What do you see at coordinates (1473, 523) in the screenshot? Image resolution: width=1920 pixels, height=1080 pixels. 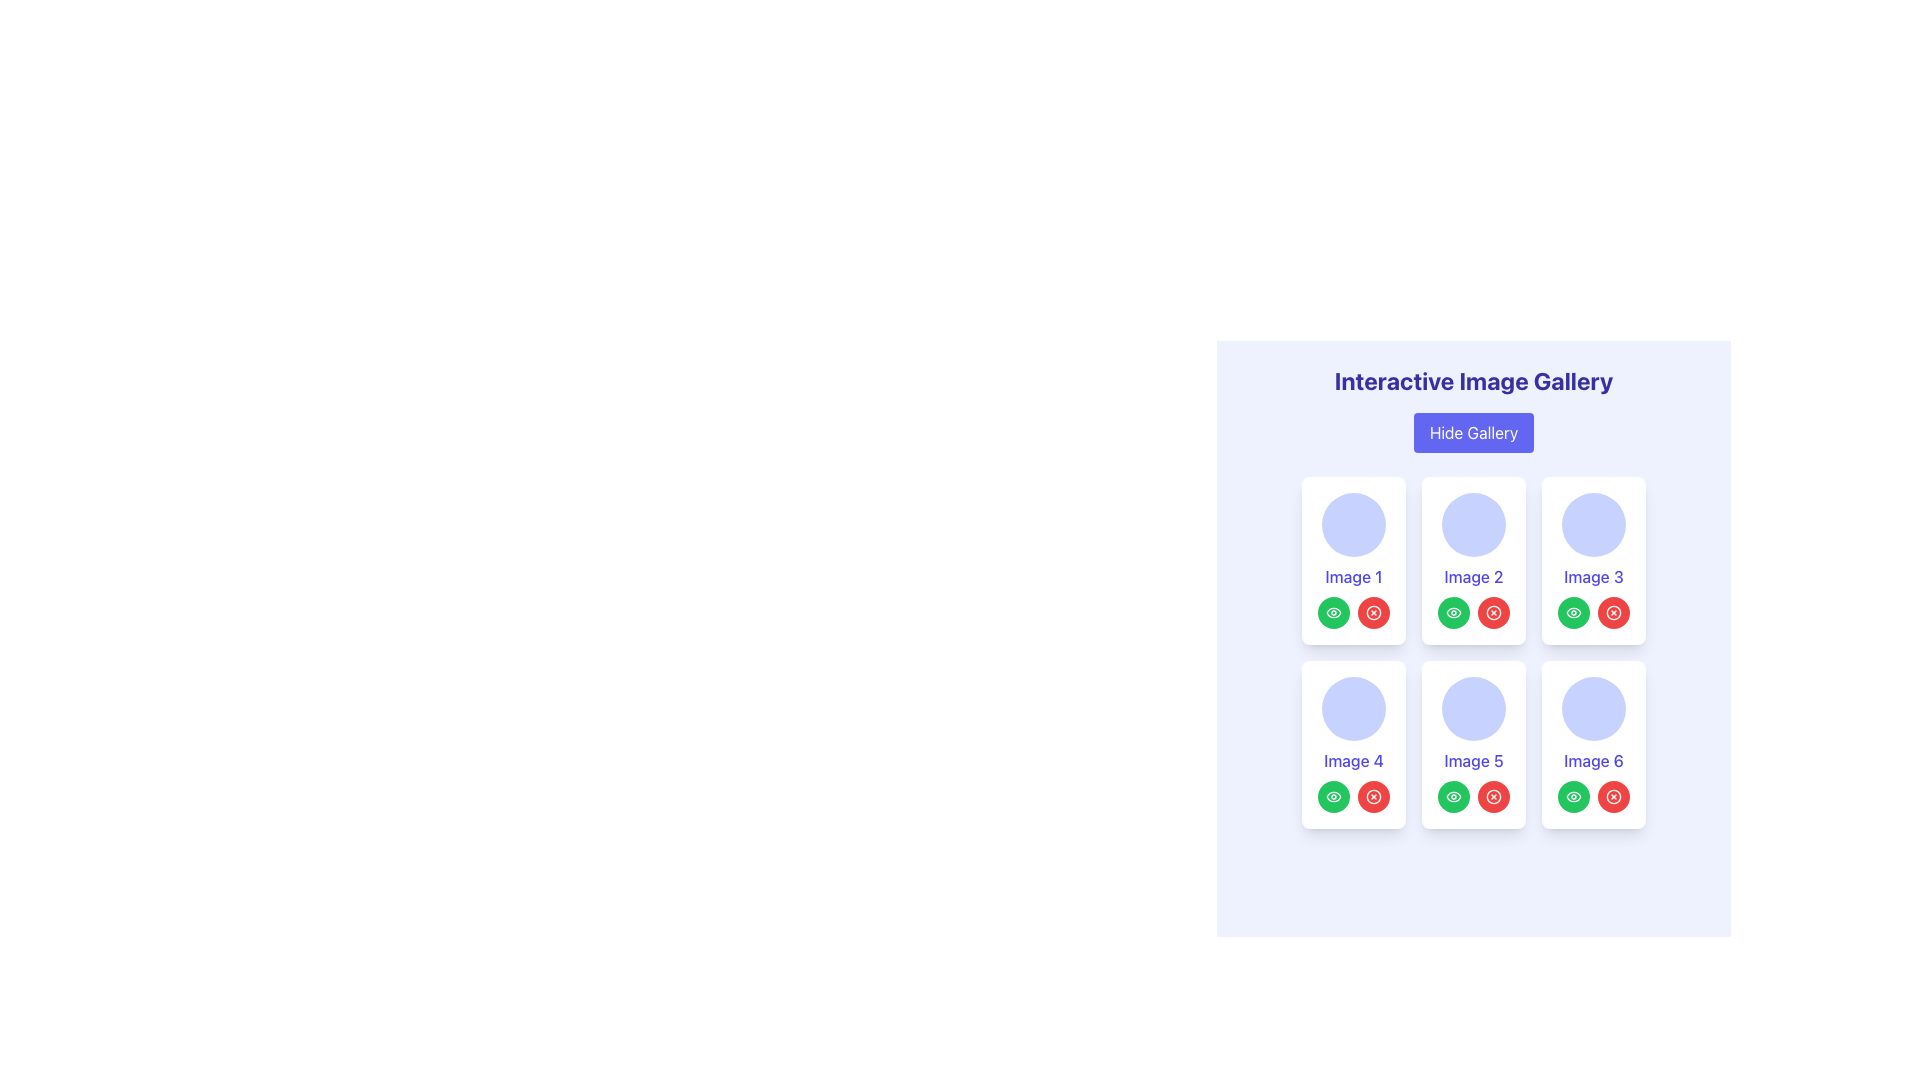 I see `the decorative circular component centered within the second card labeled 'Image 2' in the top row and middle column of the grid` at bounding box center [1473, 523].